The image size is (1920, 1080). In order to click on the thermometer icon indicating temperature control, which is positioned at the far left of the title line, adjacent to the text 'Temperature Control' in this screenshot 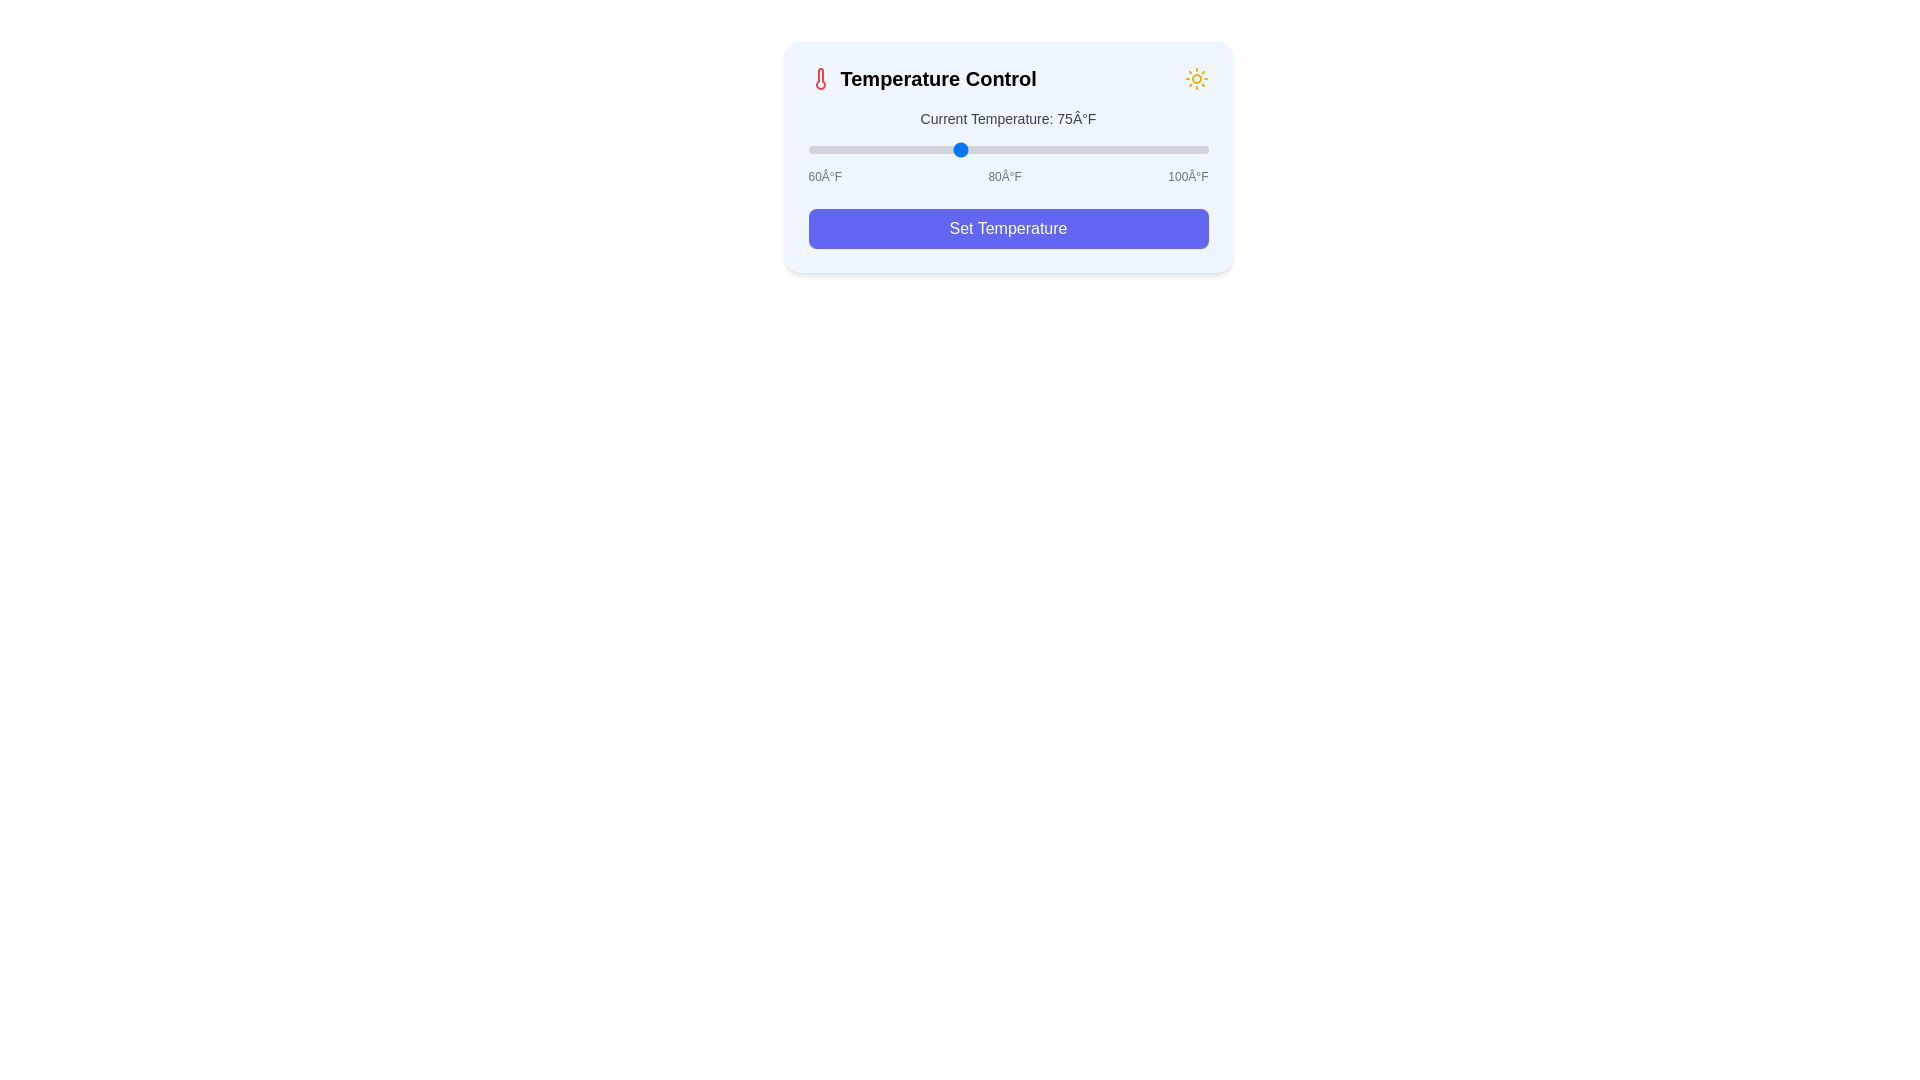, I will do `click(820, 77)`.